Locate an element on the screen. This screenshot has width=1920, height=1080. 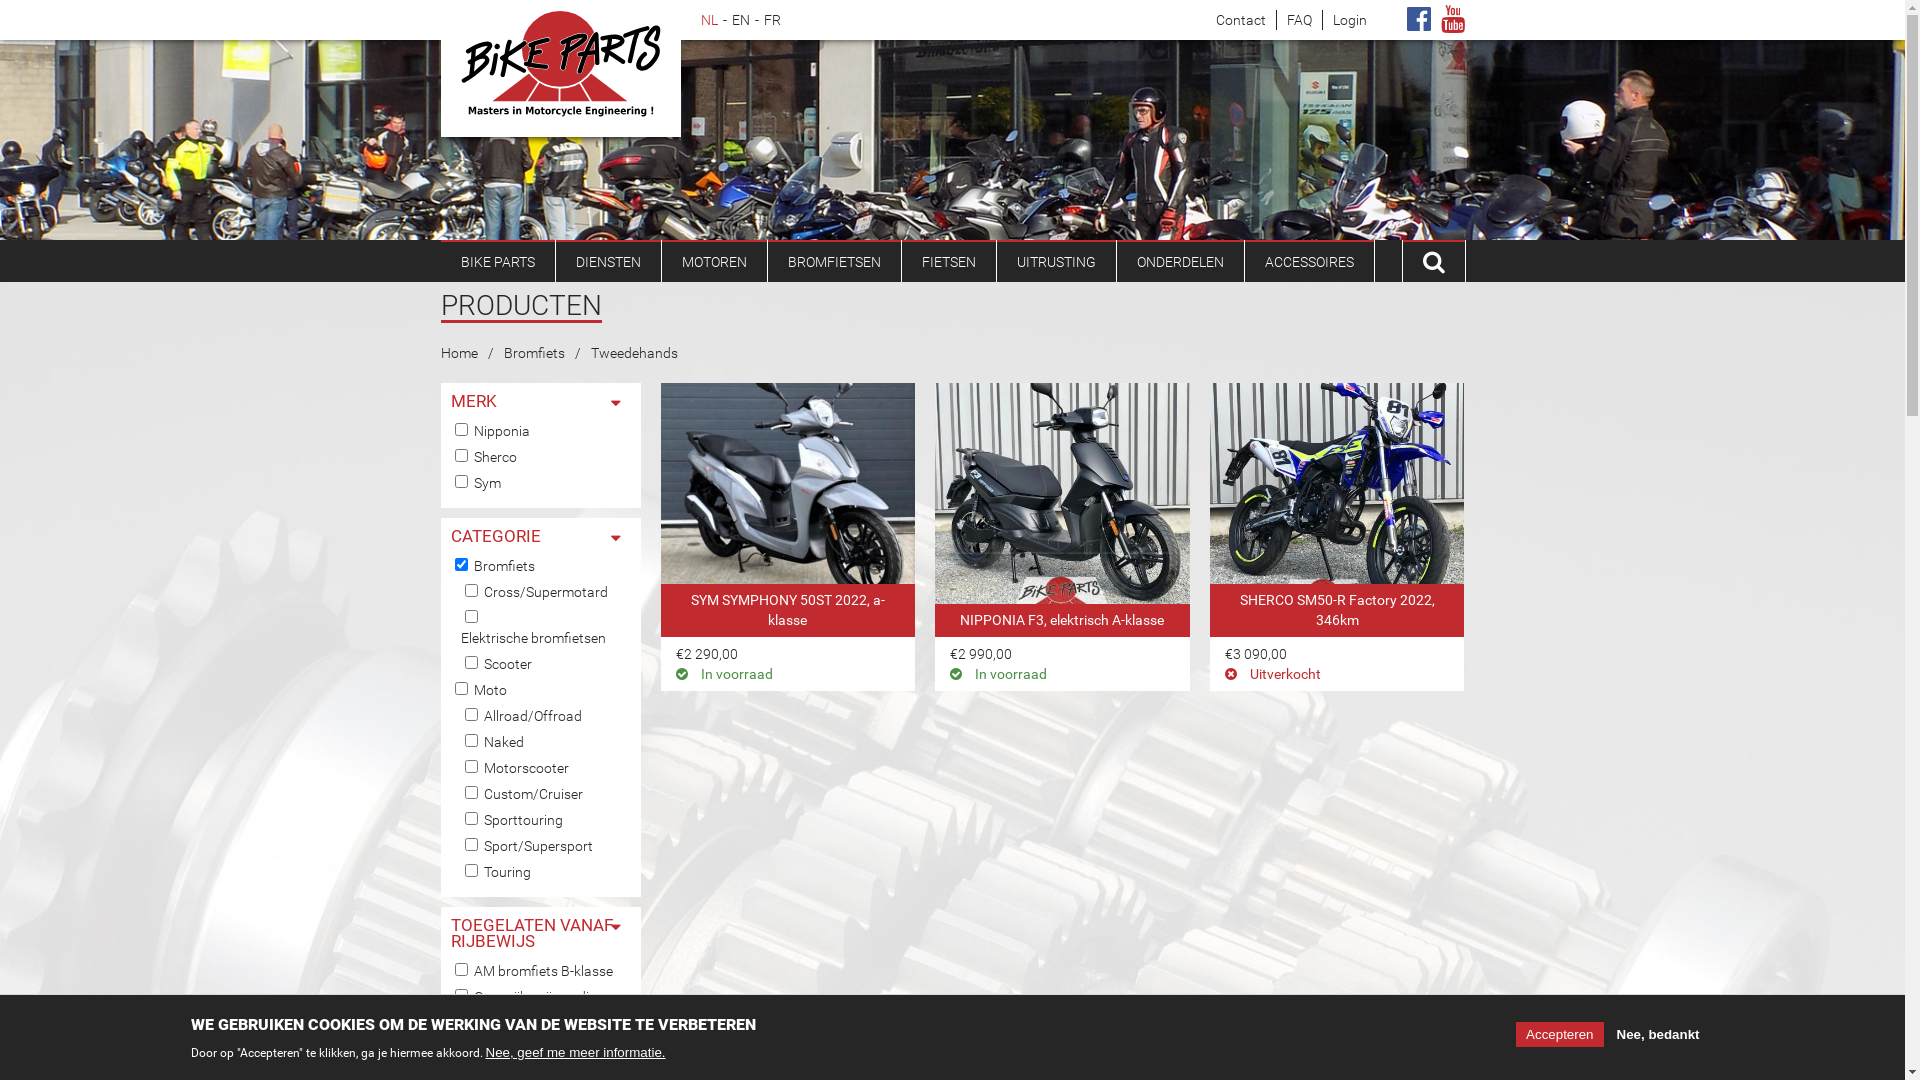
'bromfiets te koop : NIPPONIA F3, elektrisch A-klasse' is located at coordinates (1061, 493).